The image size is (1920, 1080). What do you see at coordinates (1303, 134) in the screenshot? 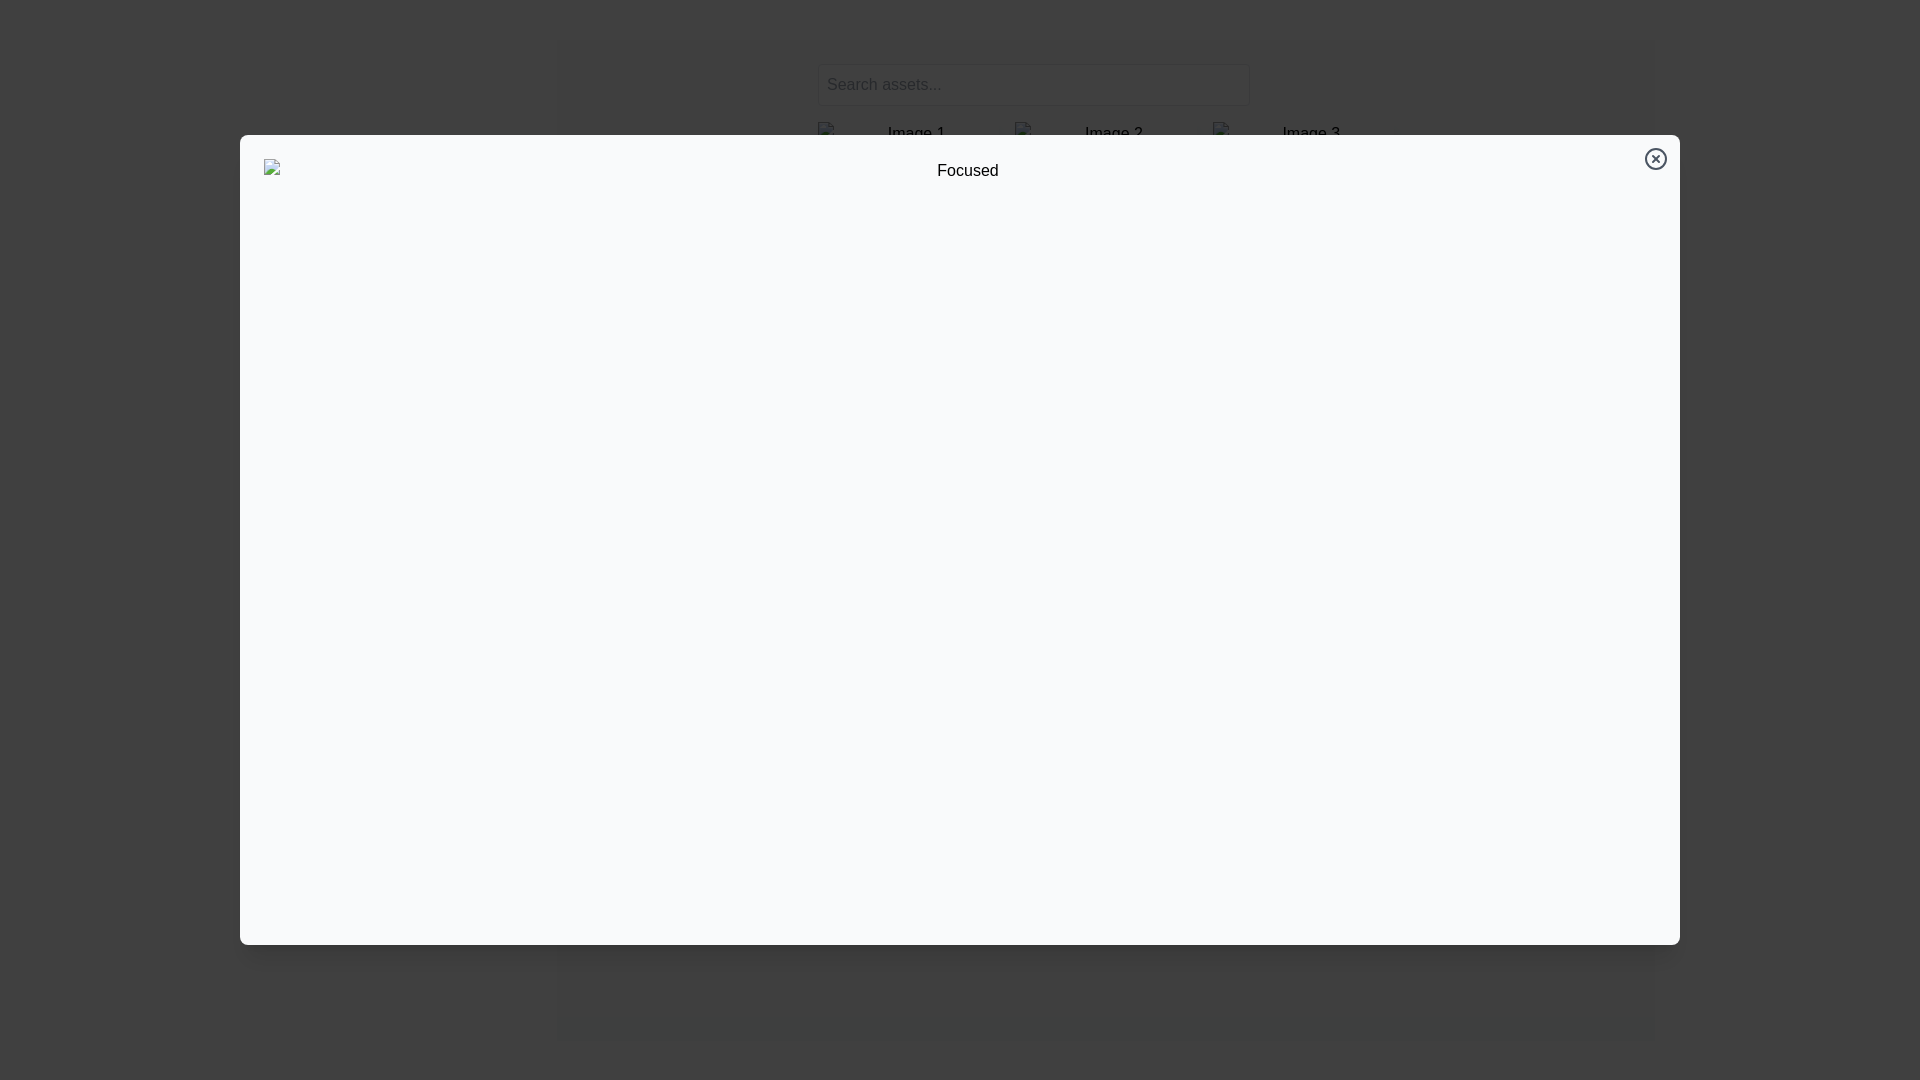
I see `the Content card located in the first row and third column of the 3x4 grid layout` at bounding box center [1303, 134].